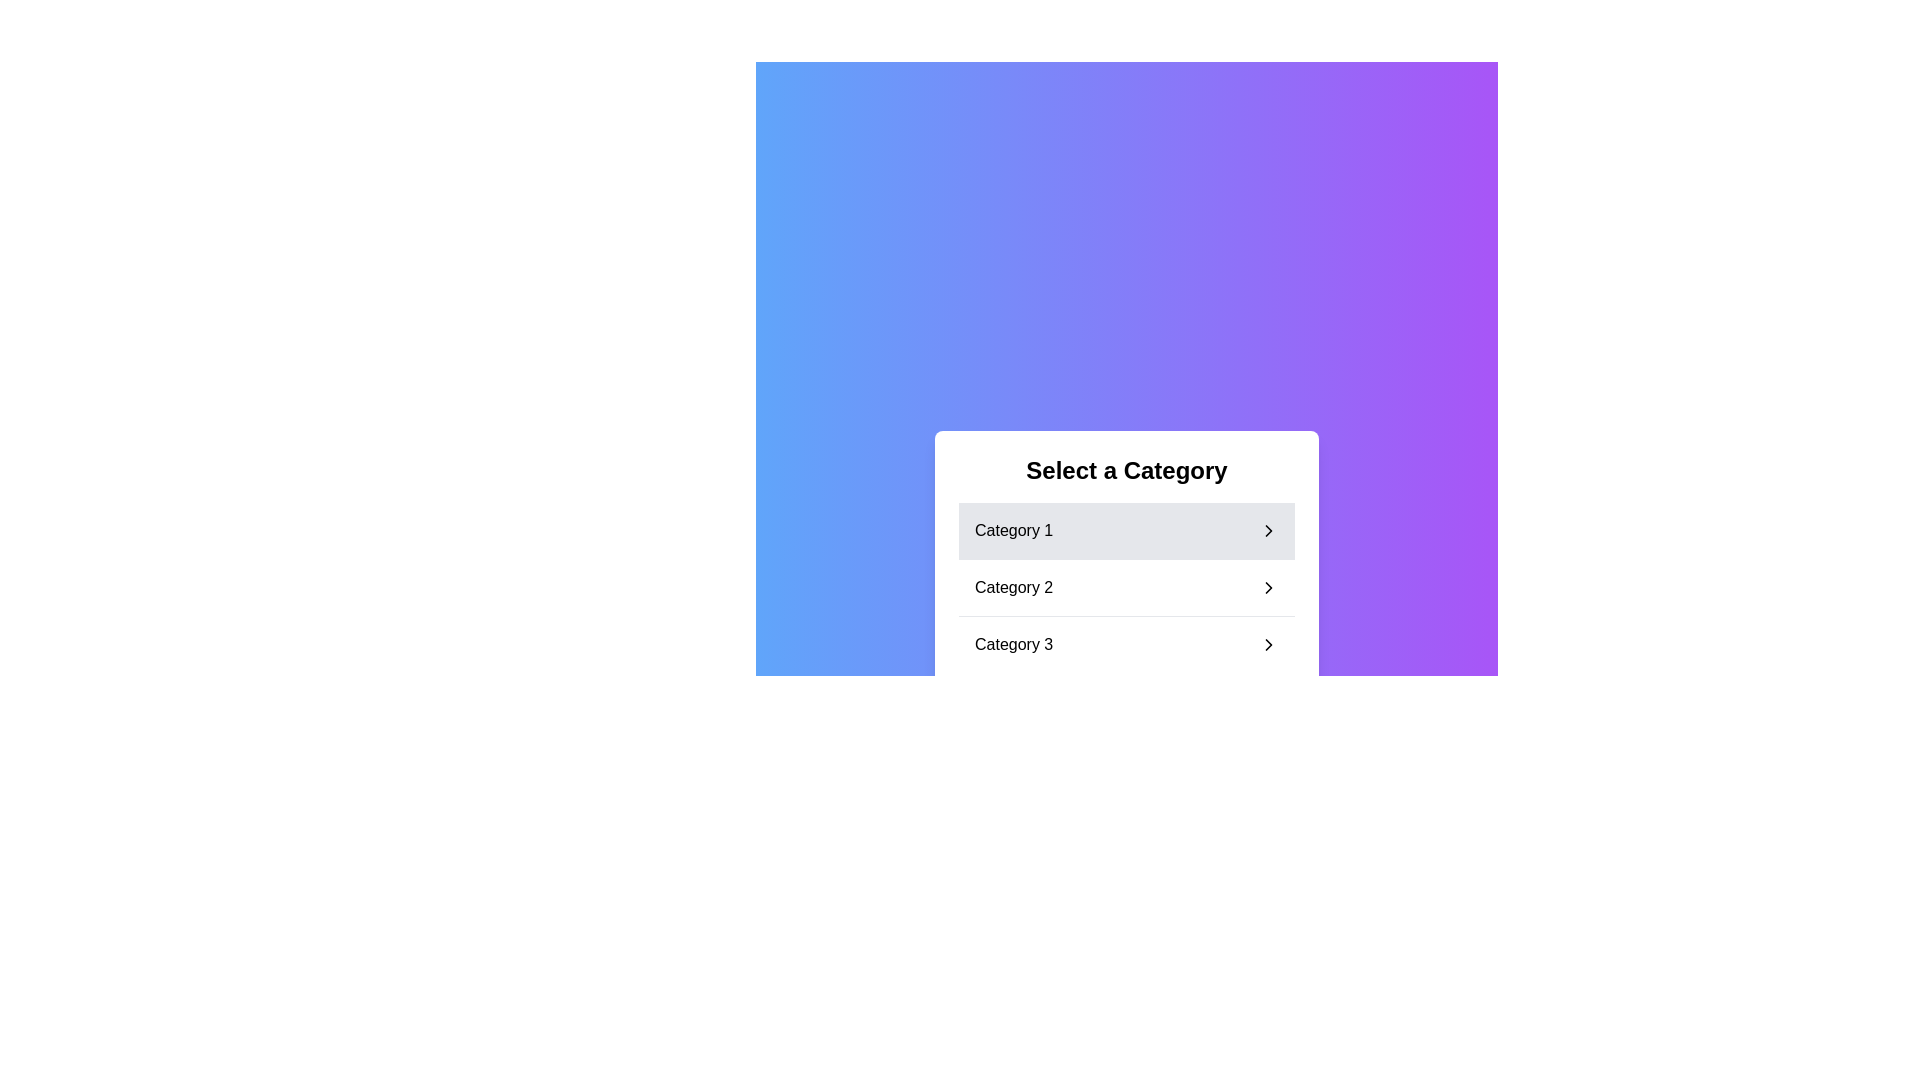  Describe the element at coordinates (1267, 586) in the screenshot. I see `the Chevron or arrow icon located at the far-right end of the 'Category 2' row in the popup card to indicate additional options` at that location.